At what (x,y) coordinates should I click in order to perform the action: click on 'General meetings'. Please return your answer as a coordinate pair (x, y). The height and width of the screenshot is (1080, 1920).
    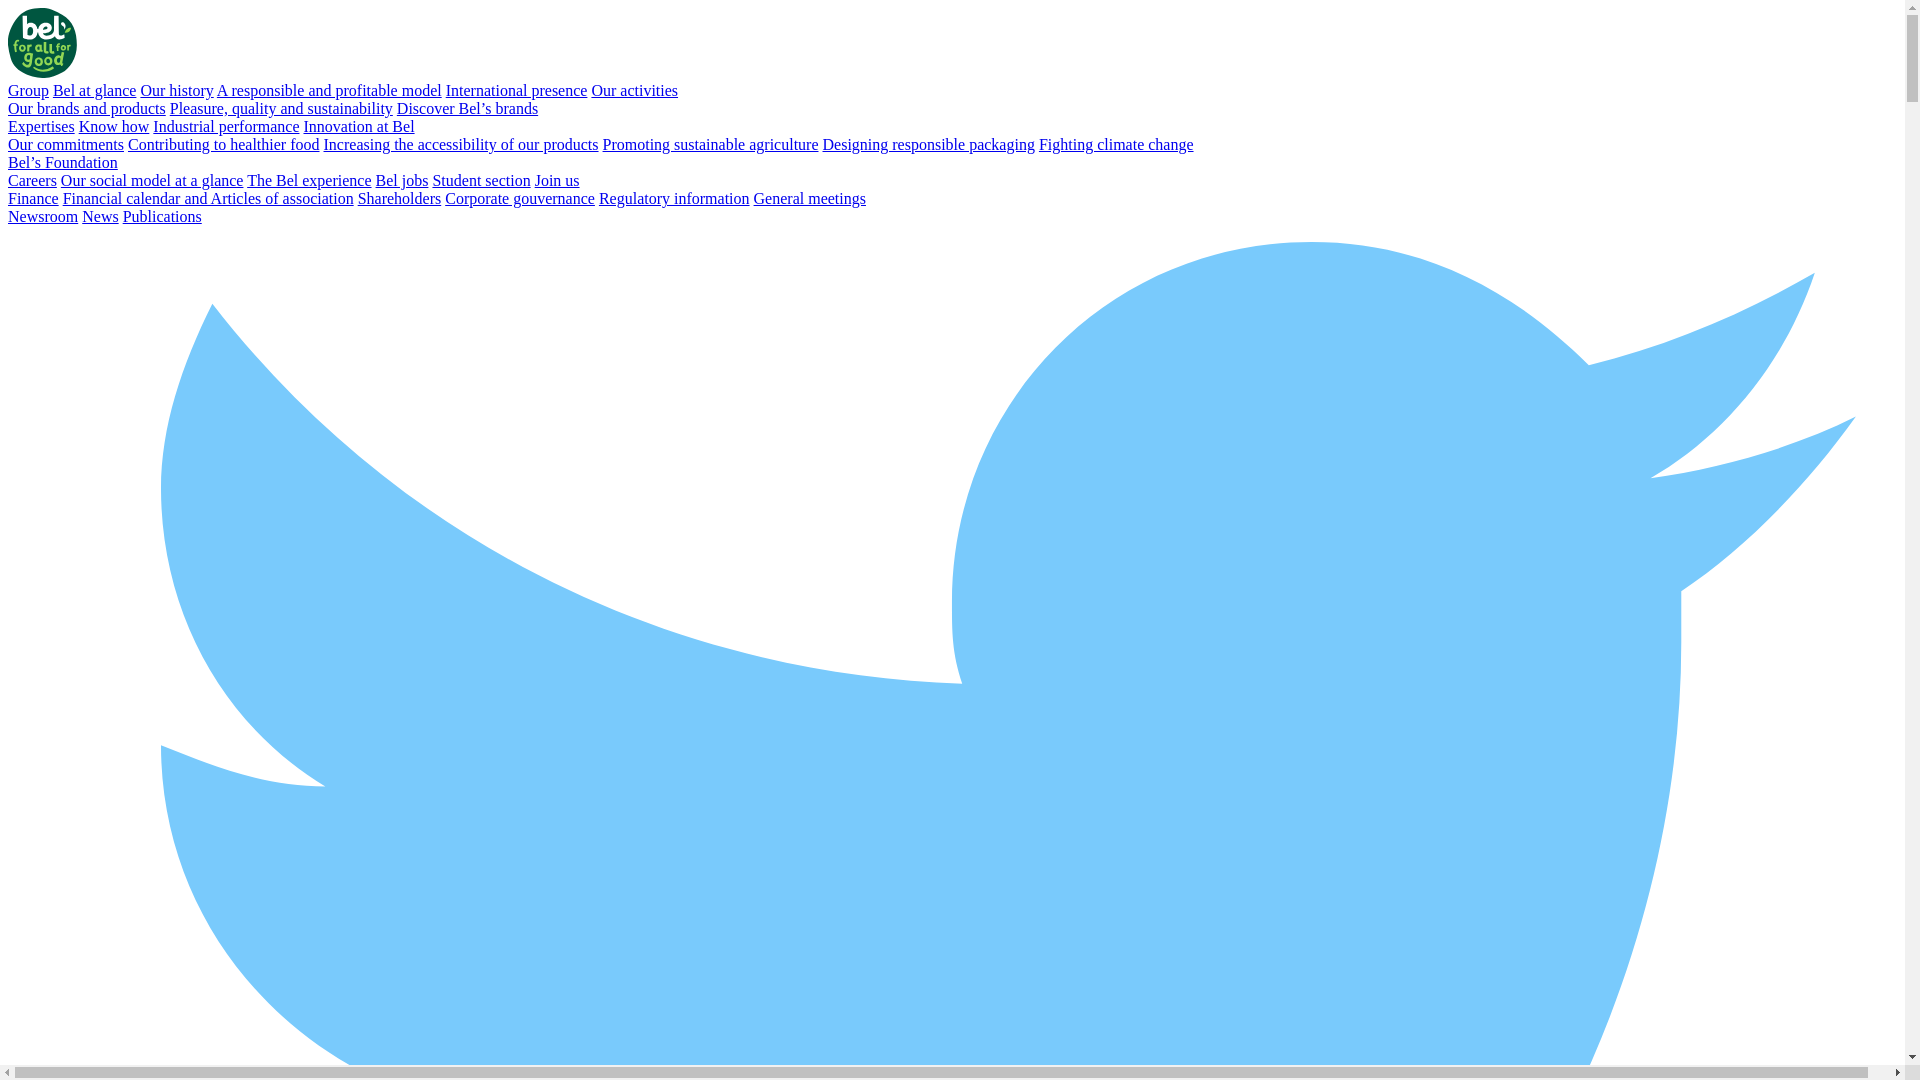
    Looking at the image, I should click on (810, 198).